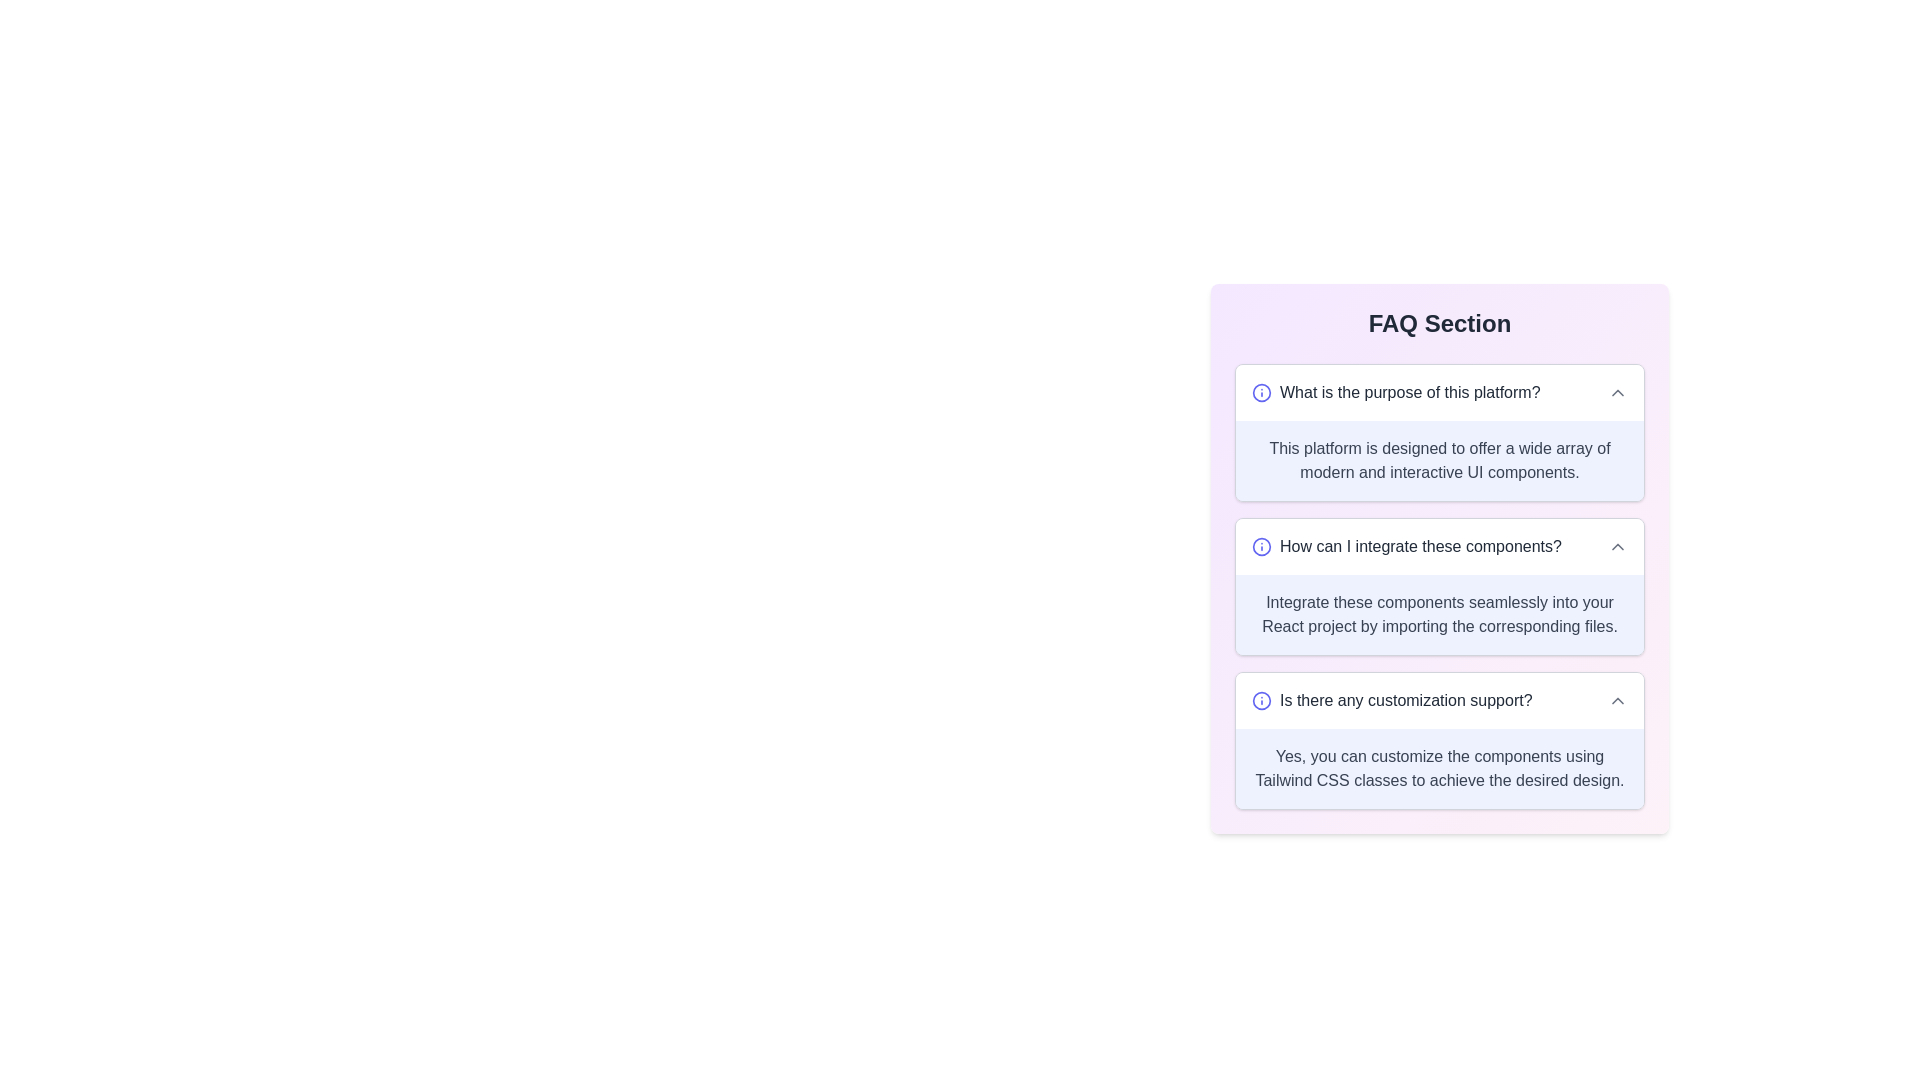 Image resolution: width=1920 pixels, height=1080 pixels. What do you see at coordinates (1617, 700) in the screenshot?
I see `the Chevron-Up icon, which is positioned at the right edge of the FAQ card for the query 'Is there any customization support?', serving as an expansion toggle button` at bounding box center [1617, 700].